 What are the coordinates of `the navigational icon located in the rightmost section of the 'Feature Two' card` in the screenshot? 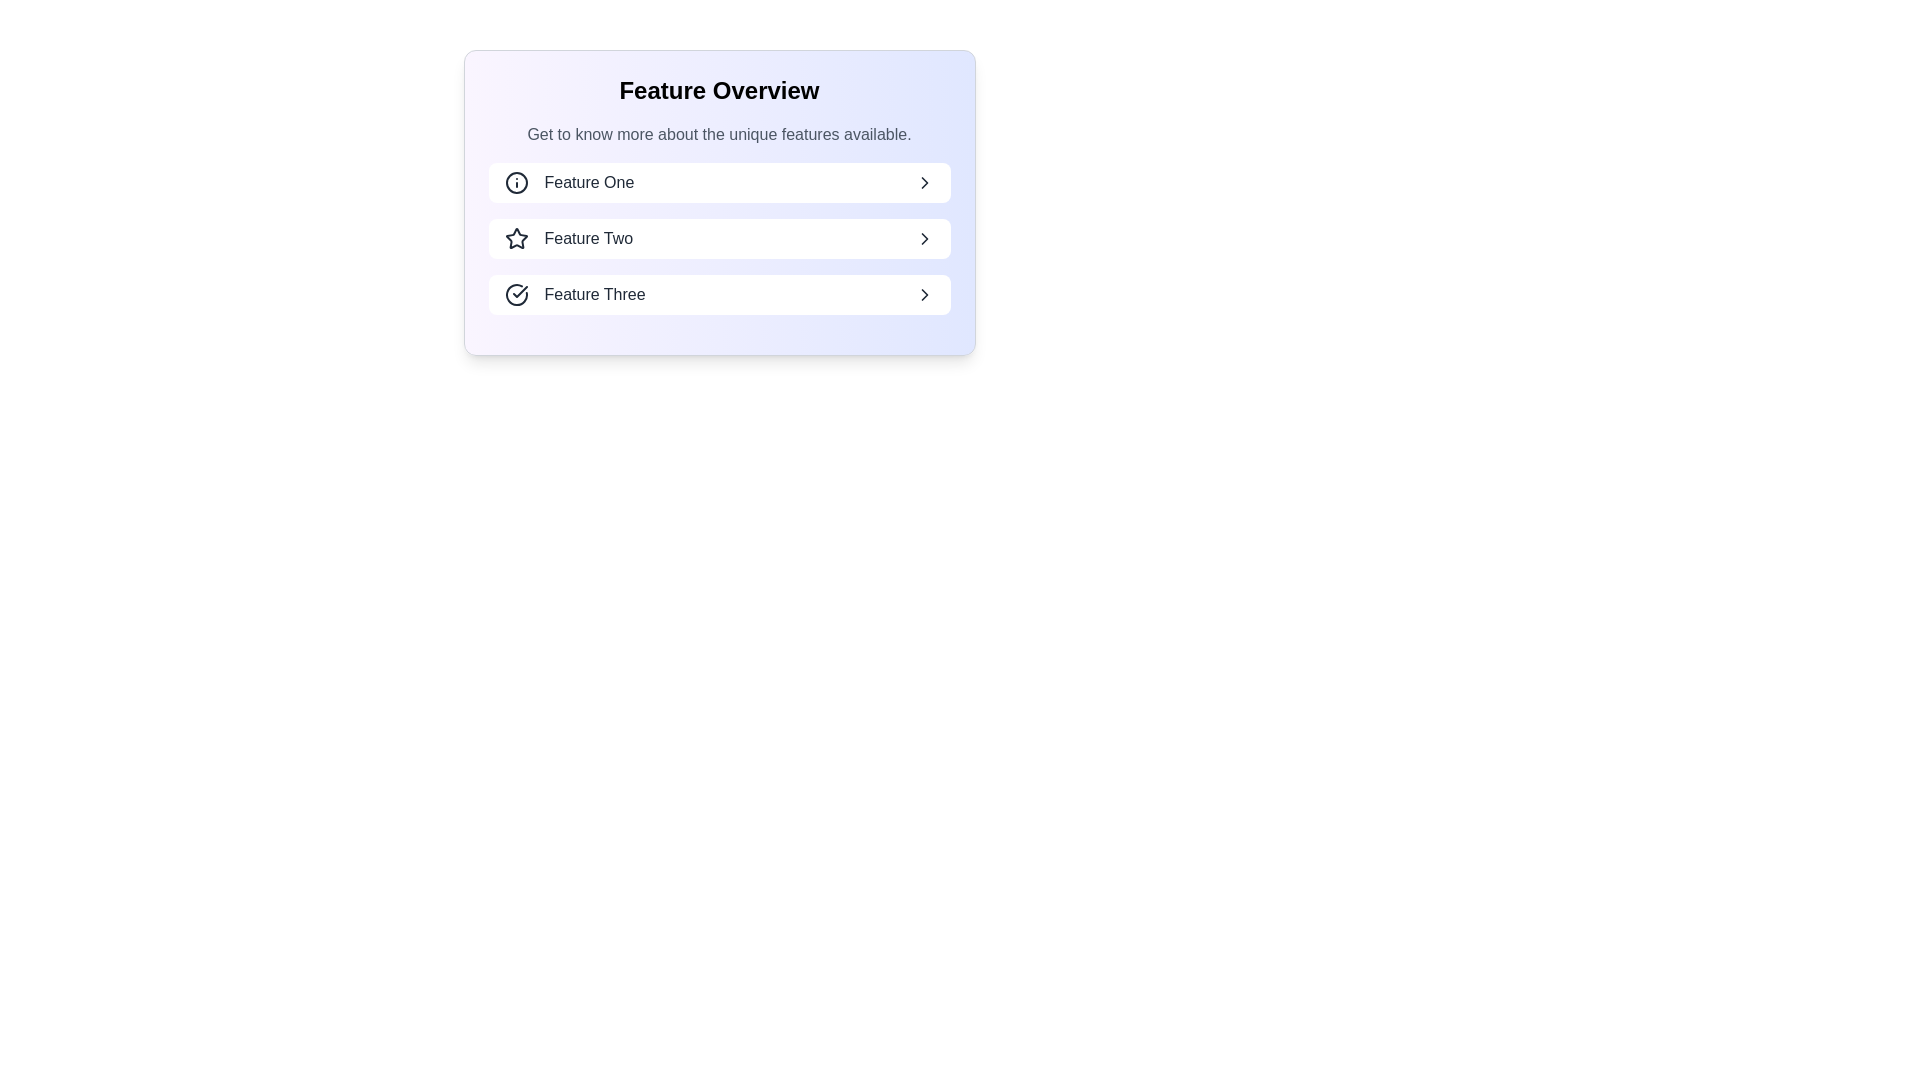 It's located at (923, 238).